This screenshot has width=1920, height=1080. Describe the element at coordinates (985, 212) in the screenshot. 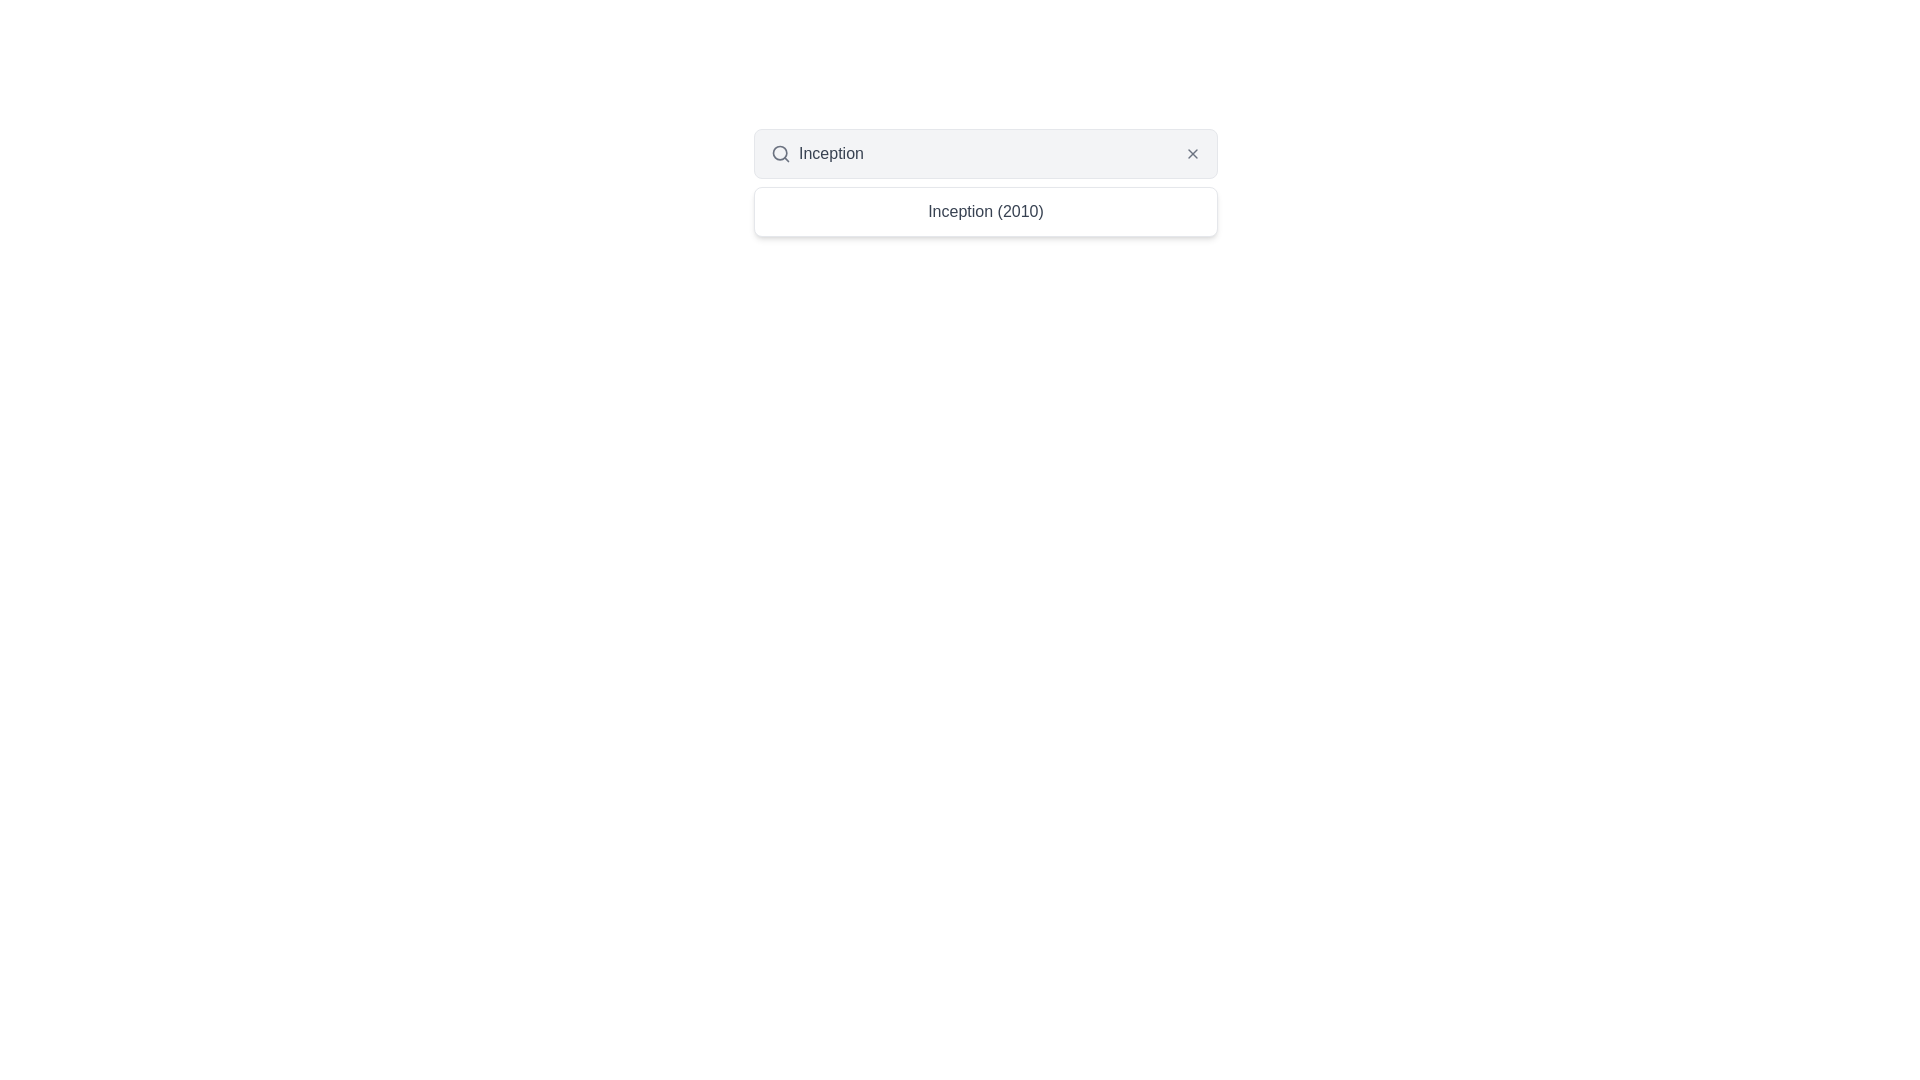

I see `the suggestion or result item displayed in the search dropdown menu, located centrally beneath the search bar` at that location.